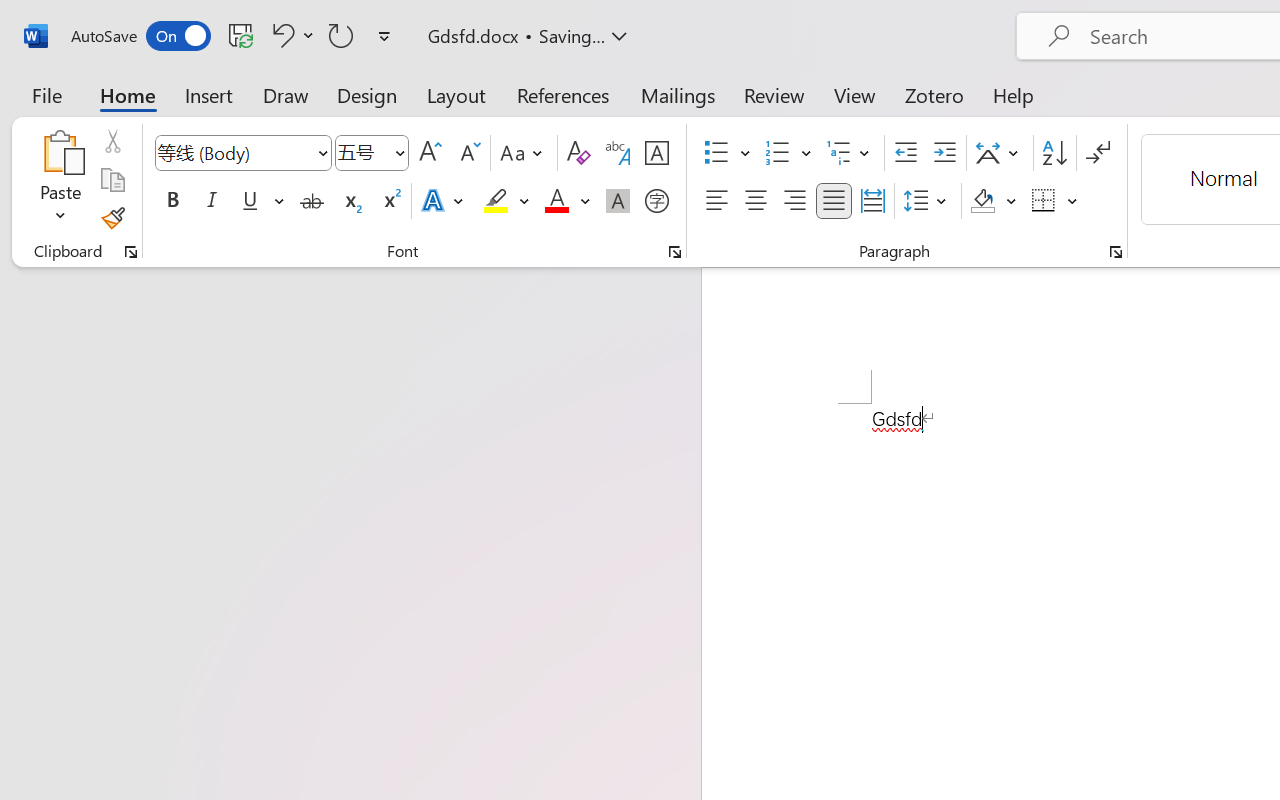 The width and height of the screenshot is (1280, 800). What do you see at coordinates (656, 153) in the screenshot?
I see `'Character Border'` at bounding box center [656, 153].